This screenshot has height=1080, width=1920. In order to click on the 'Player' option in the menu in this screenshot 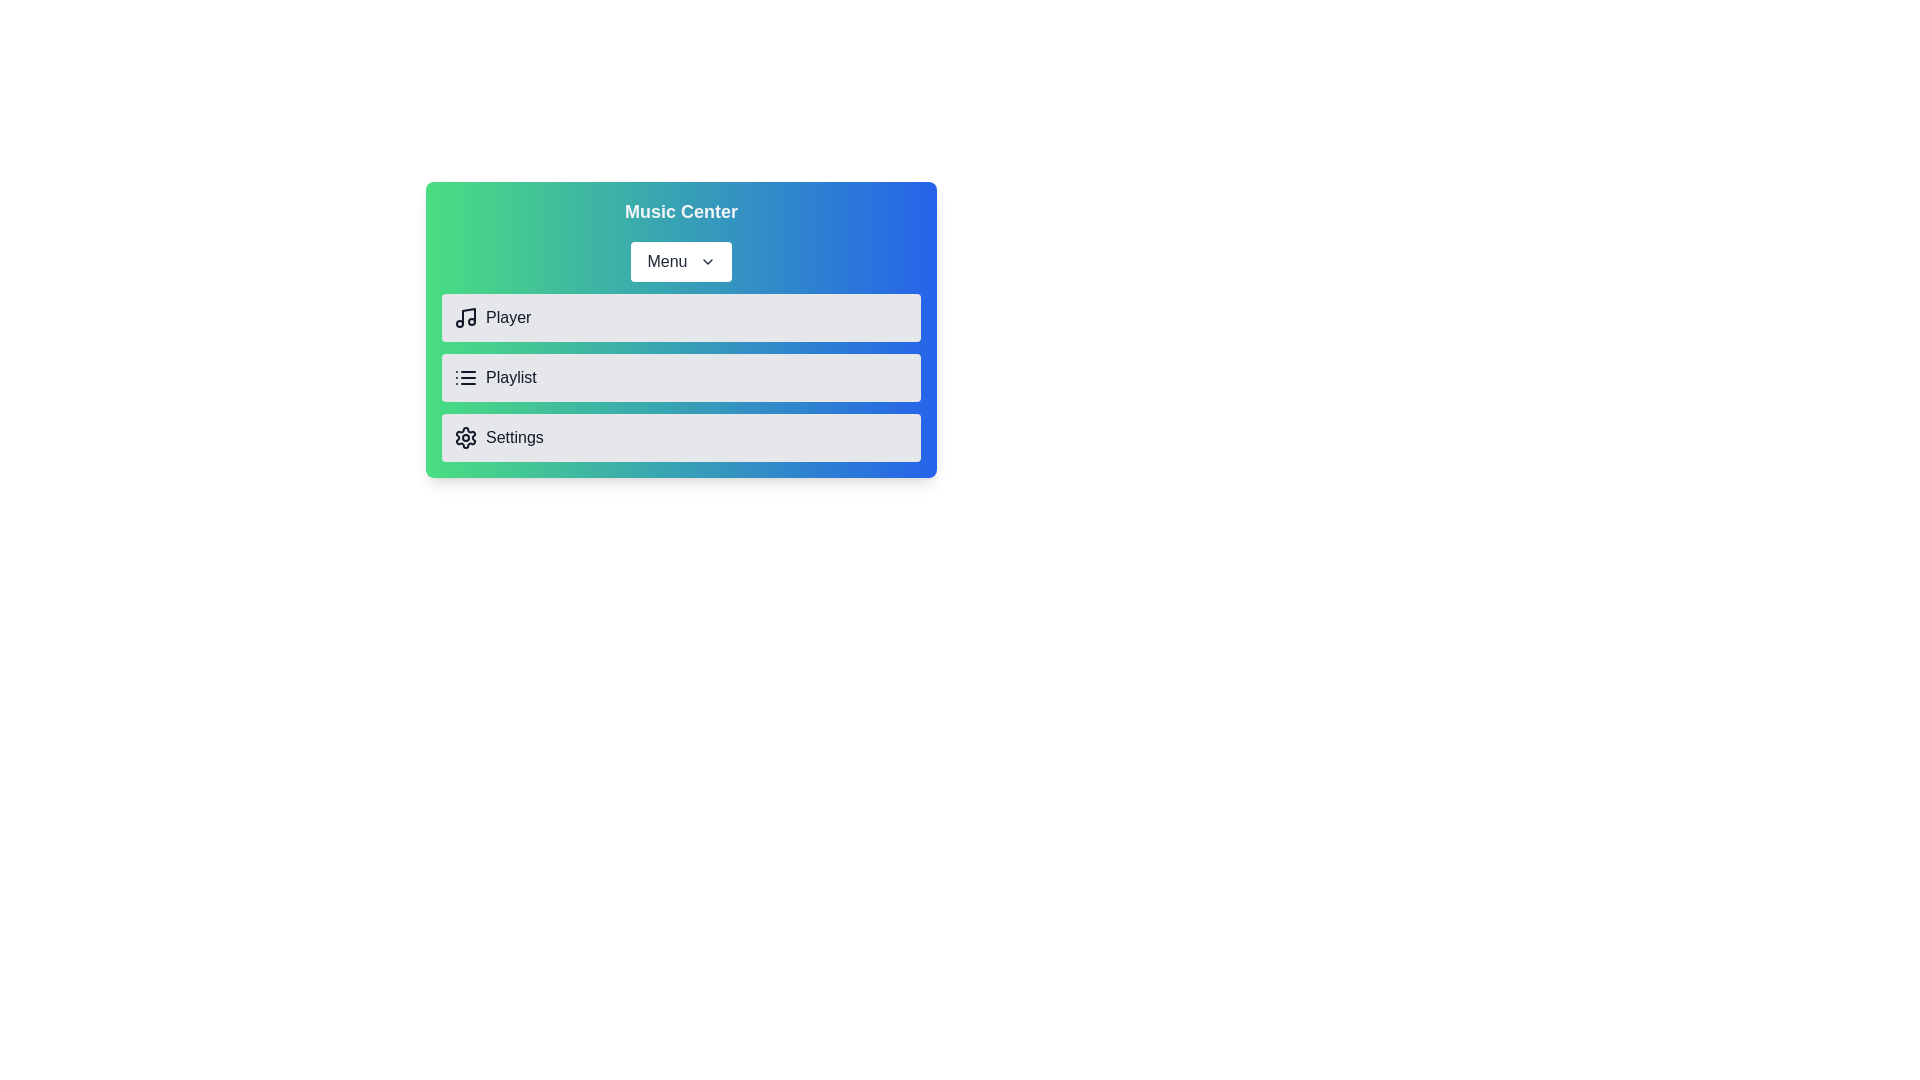, I will do `click(681, 316)`.